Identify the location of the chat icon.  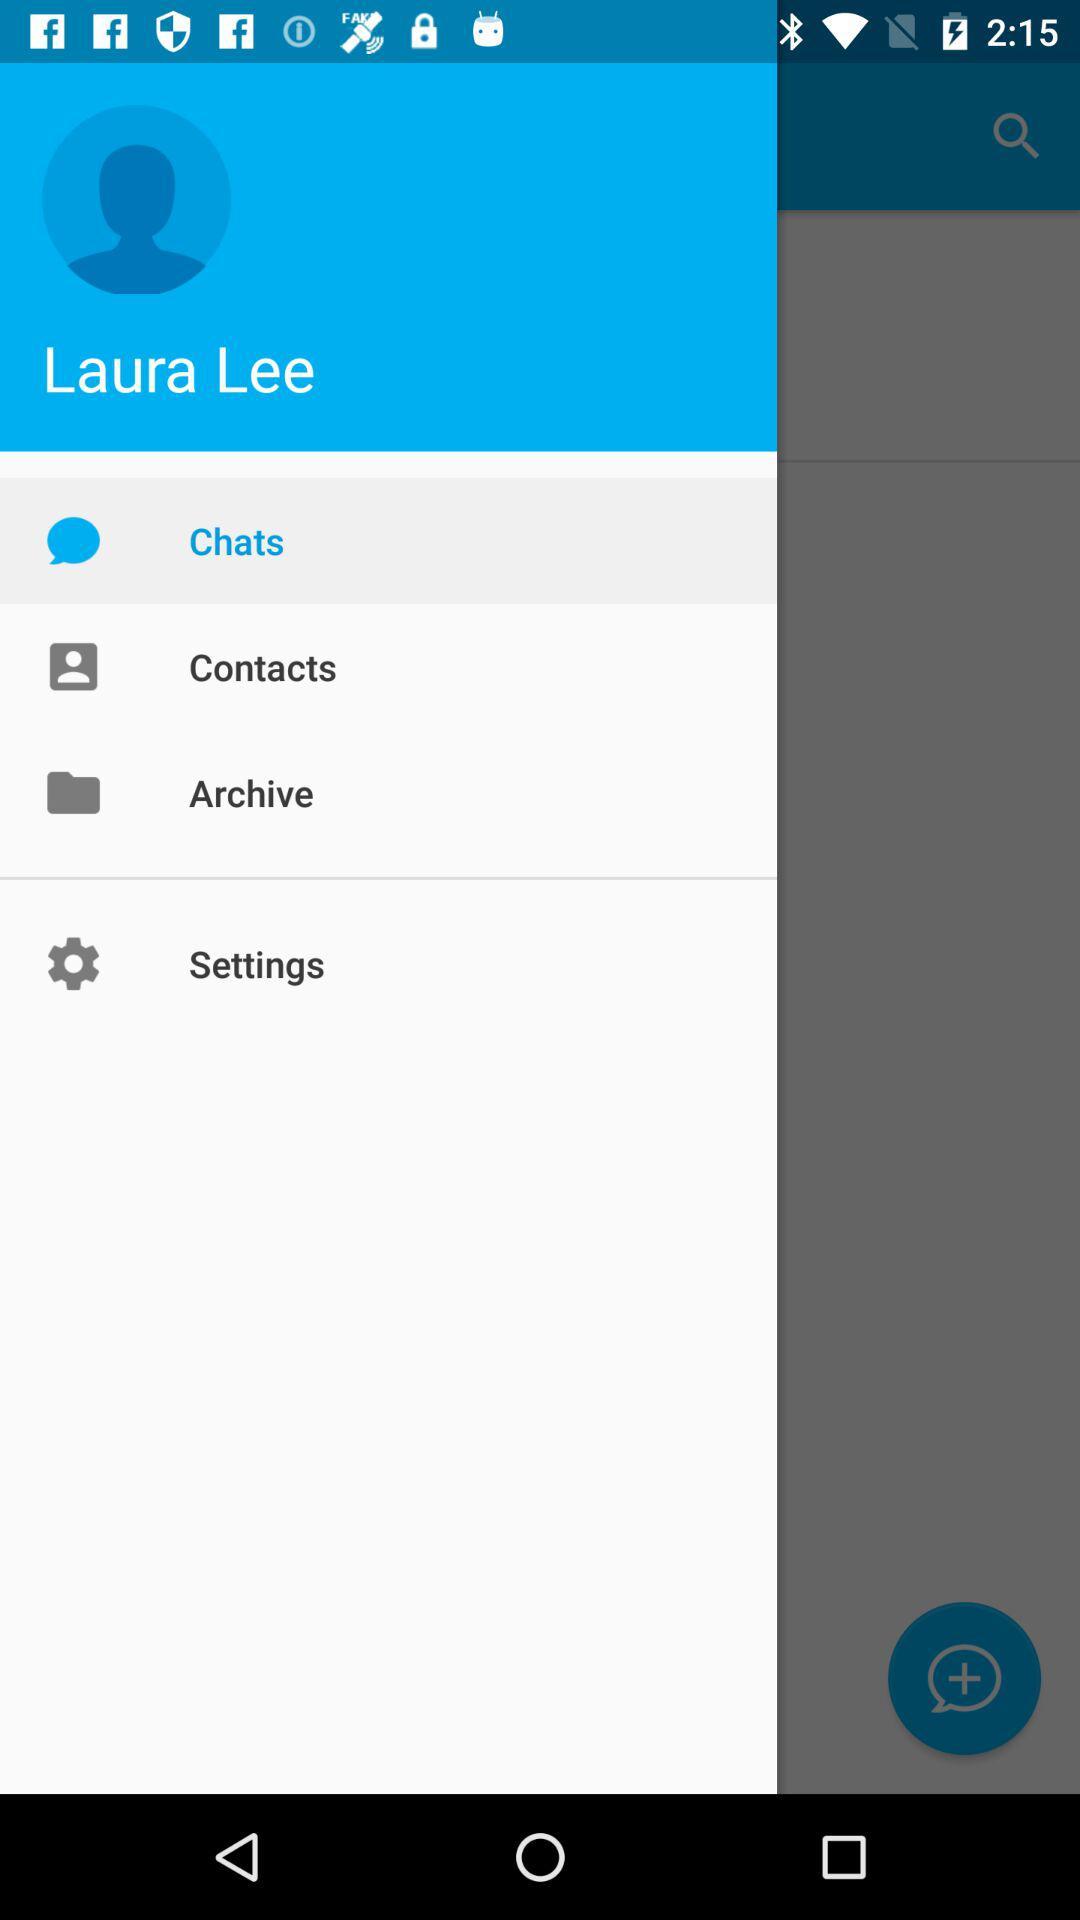
(963, 1688).